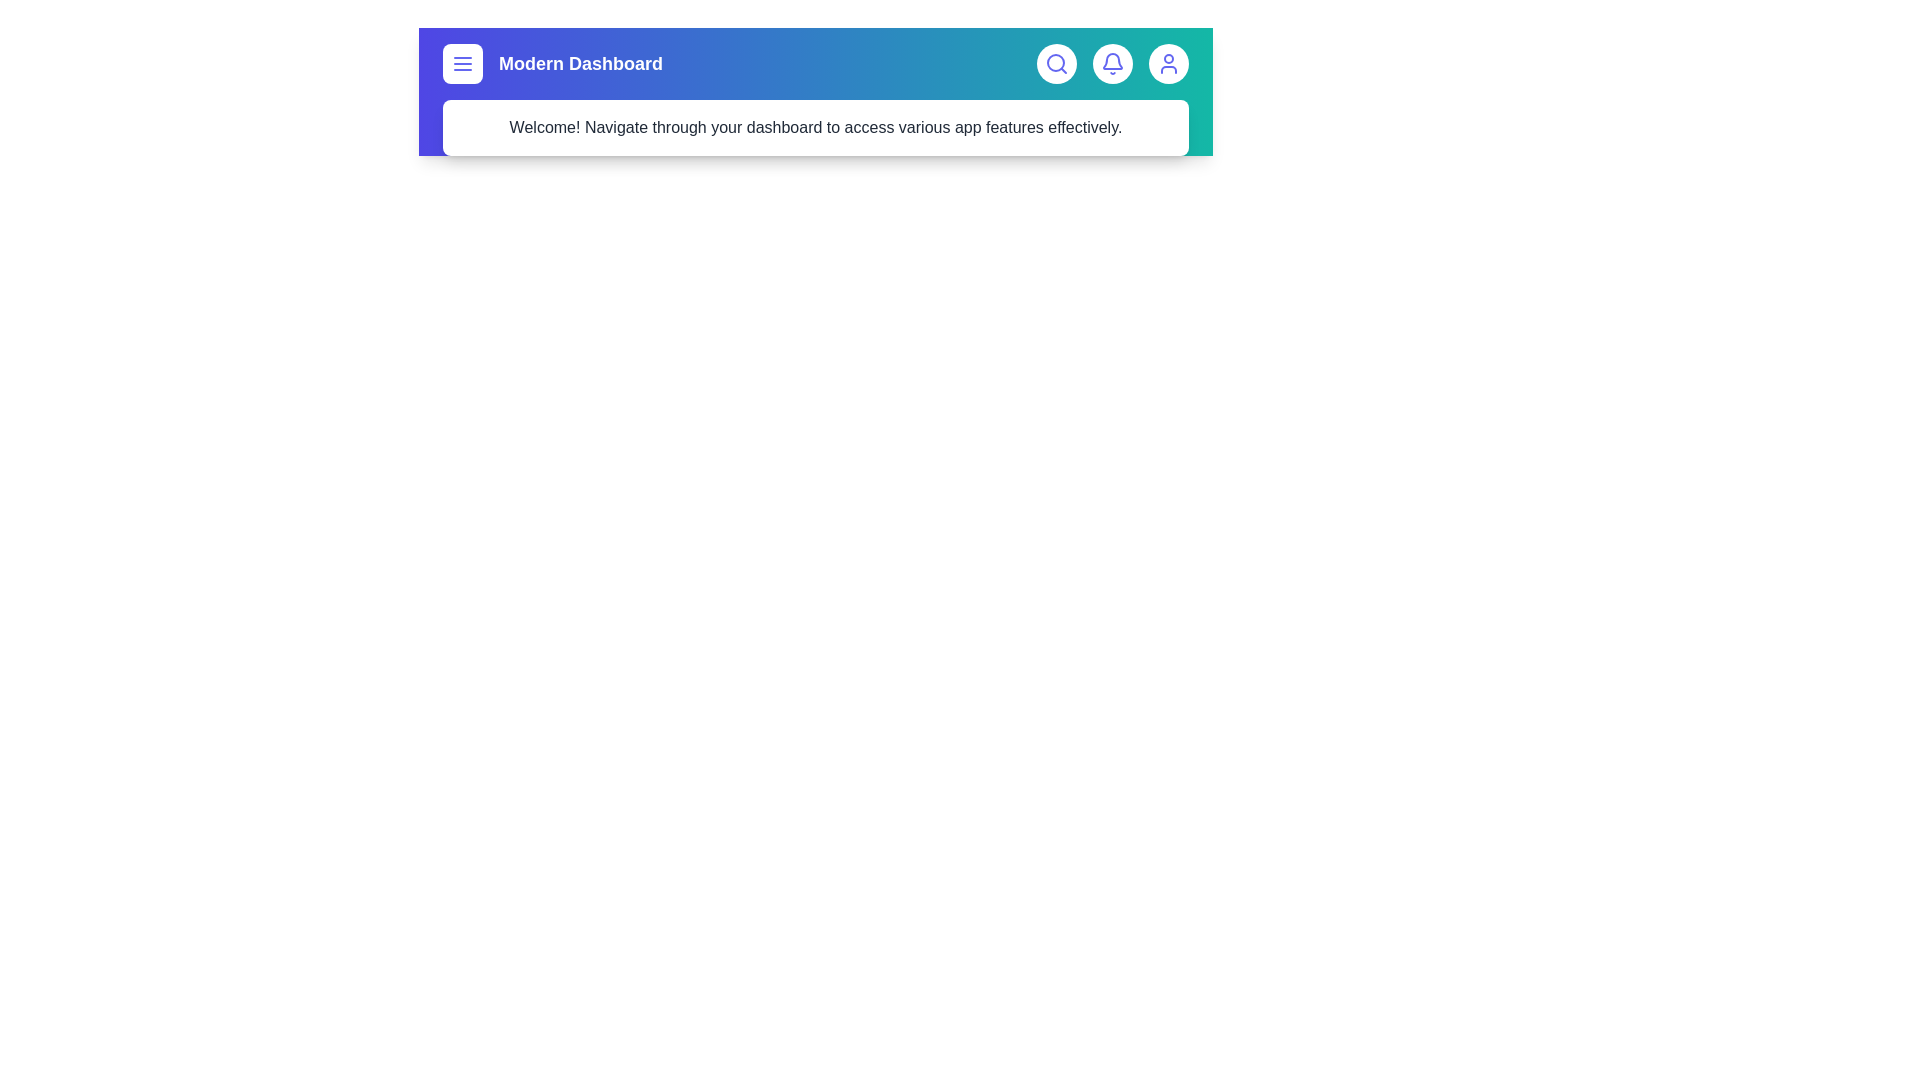  I want to click on the search icon to activate the search functionality, so click(1055, 63).